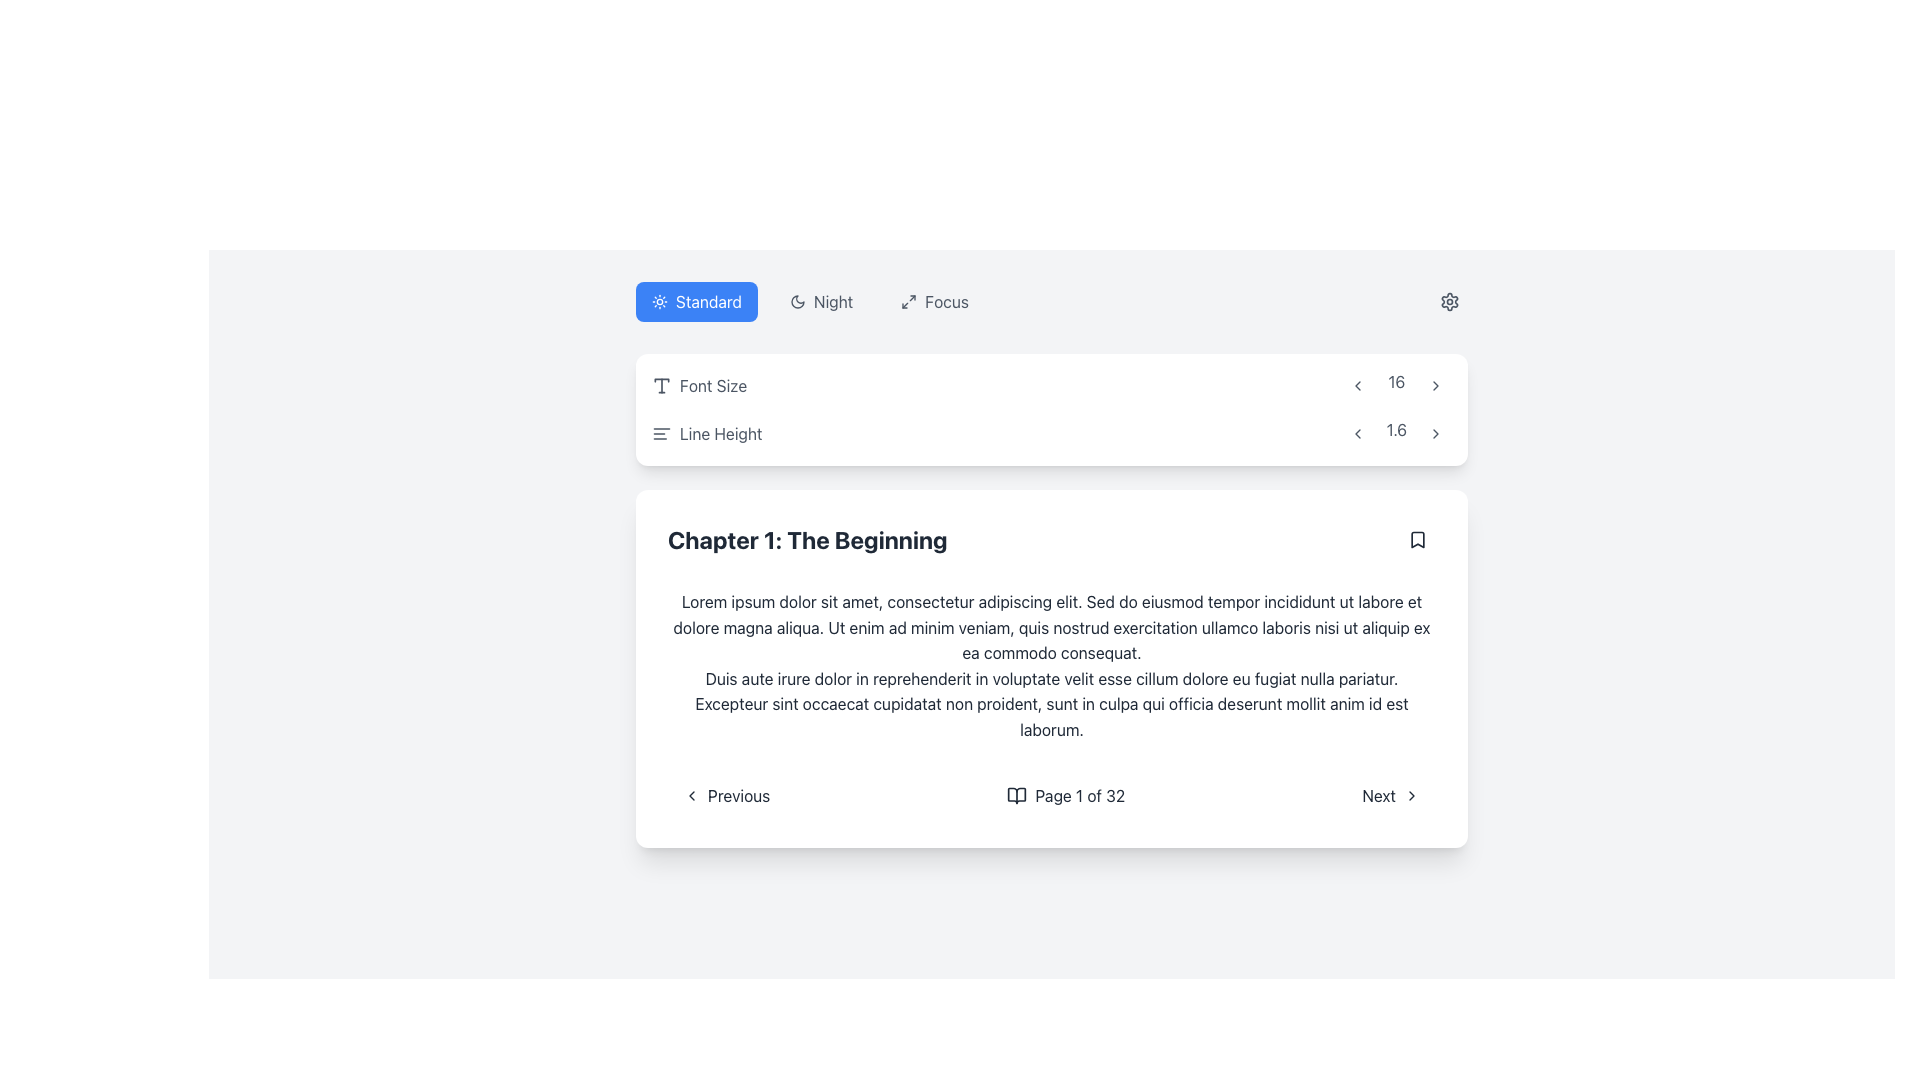 Image resolution: width=1920 pixels, height=1080 pixels. Describe the element at coordinates (810, 301) in the screenshot. I see `the 'Night' button, the second button in a group of three at the top of the interface` at that location.